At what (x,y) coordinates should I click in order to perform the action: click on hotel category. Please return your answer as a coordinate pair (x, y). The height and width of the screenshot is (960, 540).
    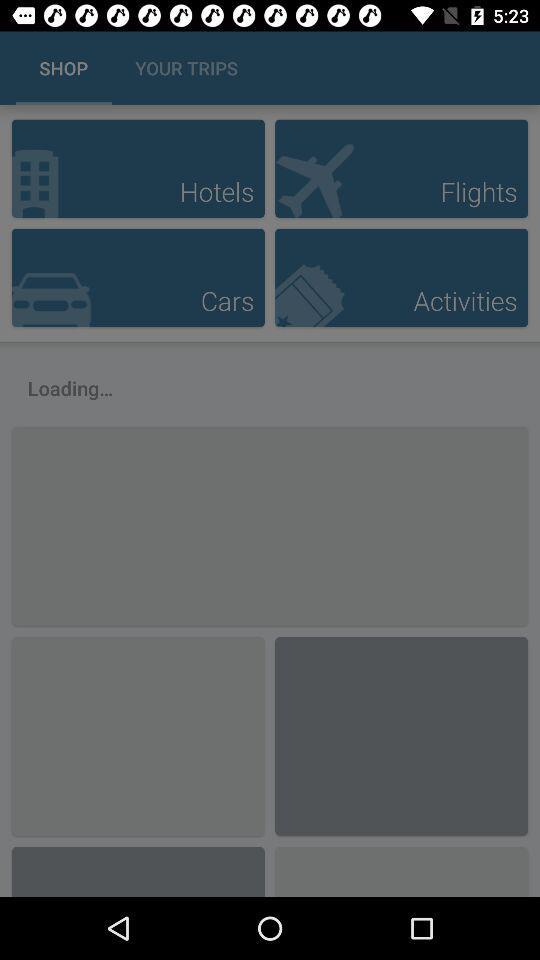
    Looking at the image, I should click on (137, 167).